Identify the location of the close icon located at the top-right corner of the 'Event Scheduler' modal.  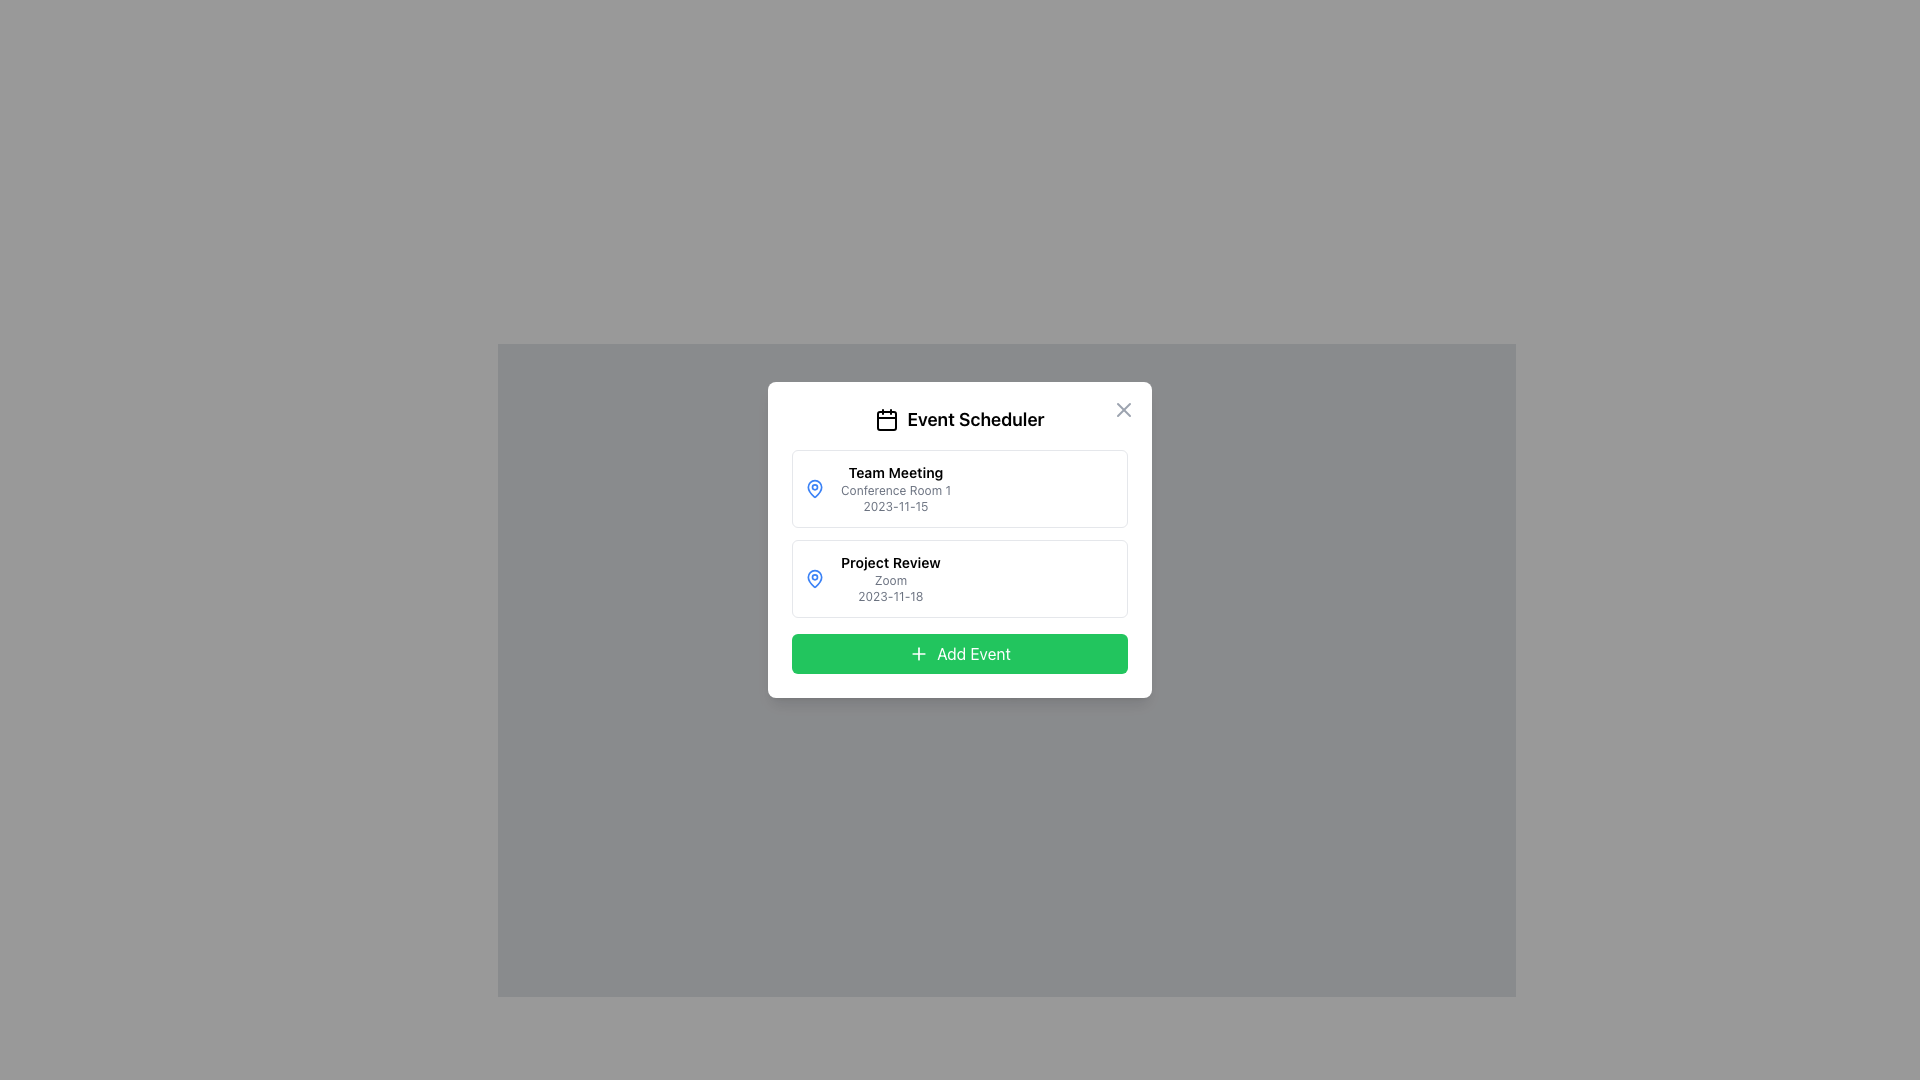
(1123, 408).